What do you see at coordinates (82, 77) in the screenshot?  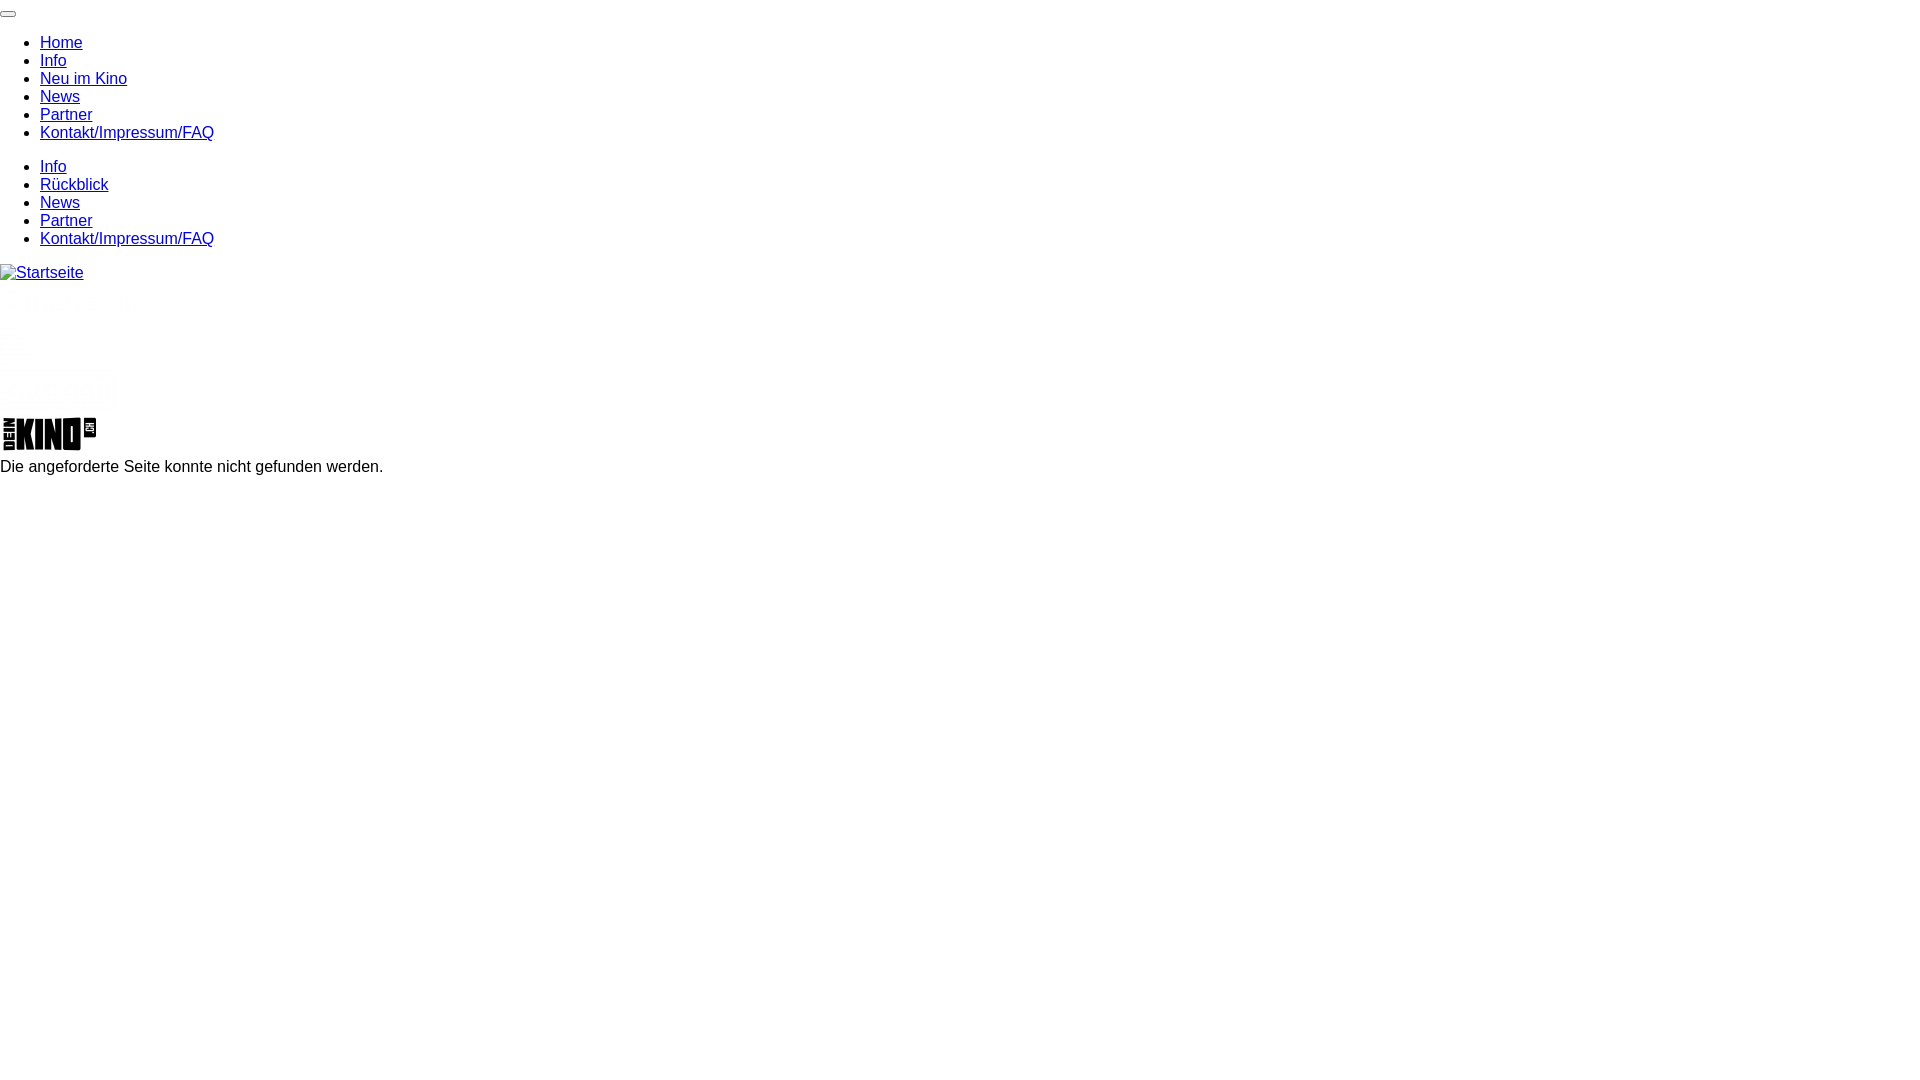 I see `'Neu im Kino'` at bounding box center [82, 77].